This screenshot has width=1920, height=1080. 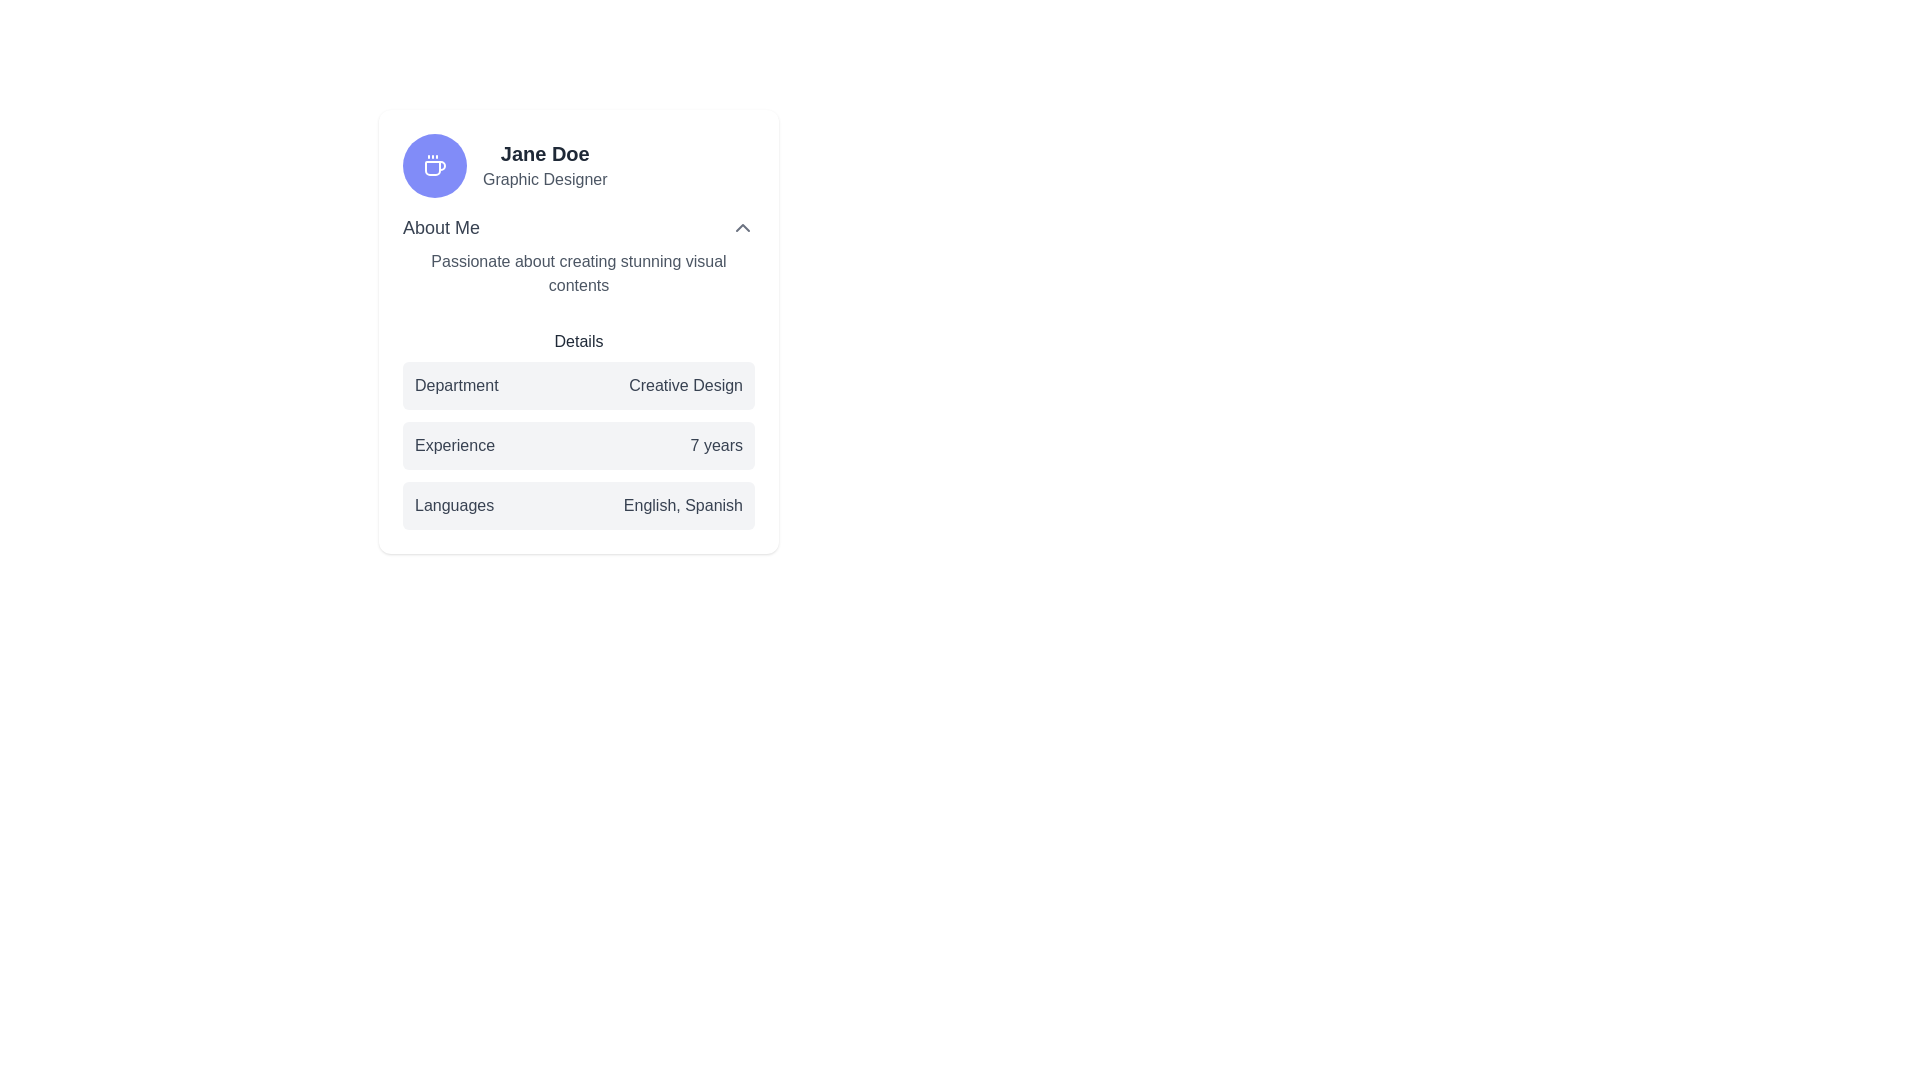 What do you see at coordinates (742, 226) in the screenshot?
I see `the upward-facing chevron button located to the right of the 'About Me' text` at bounding box center [742, 226].